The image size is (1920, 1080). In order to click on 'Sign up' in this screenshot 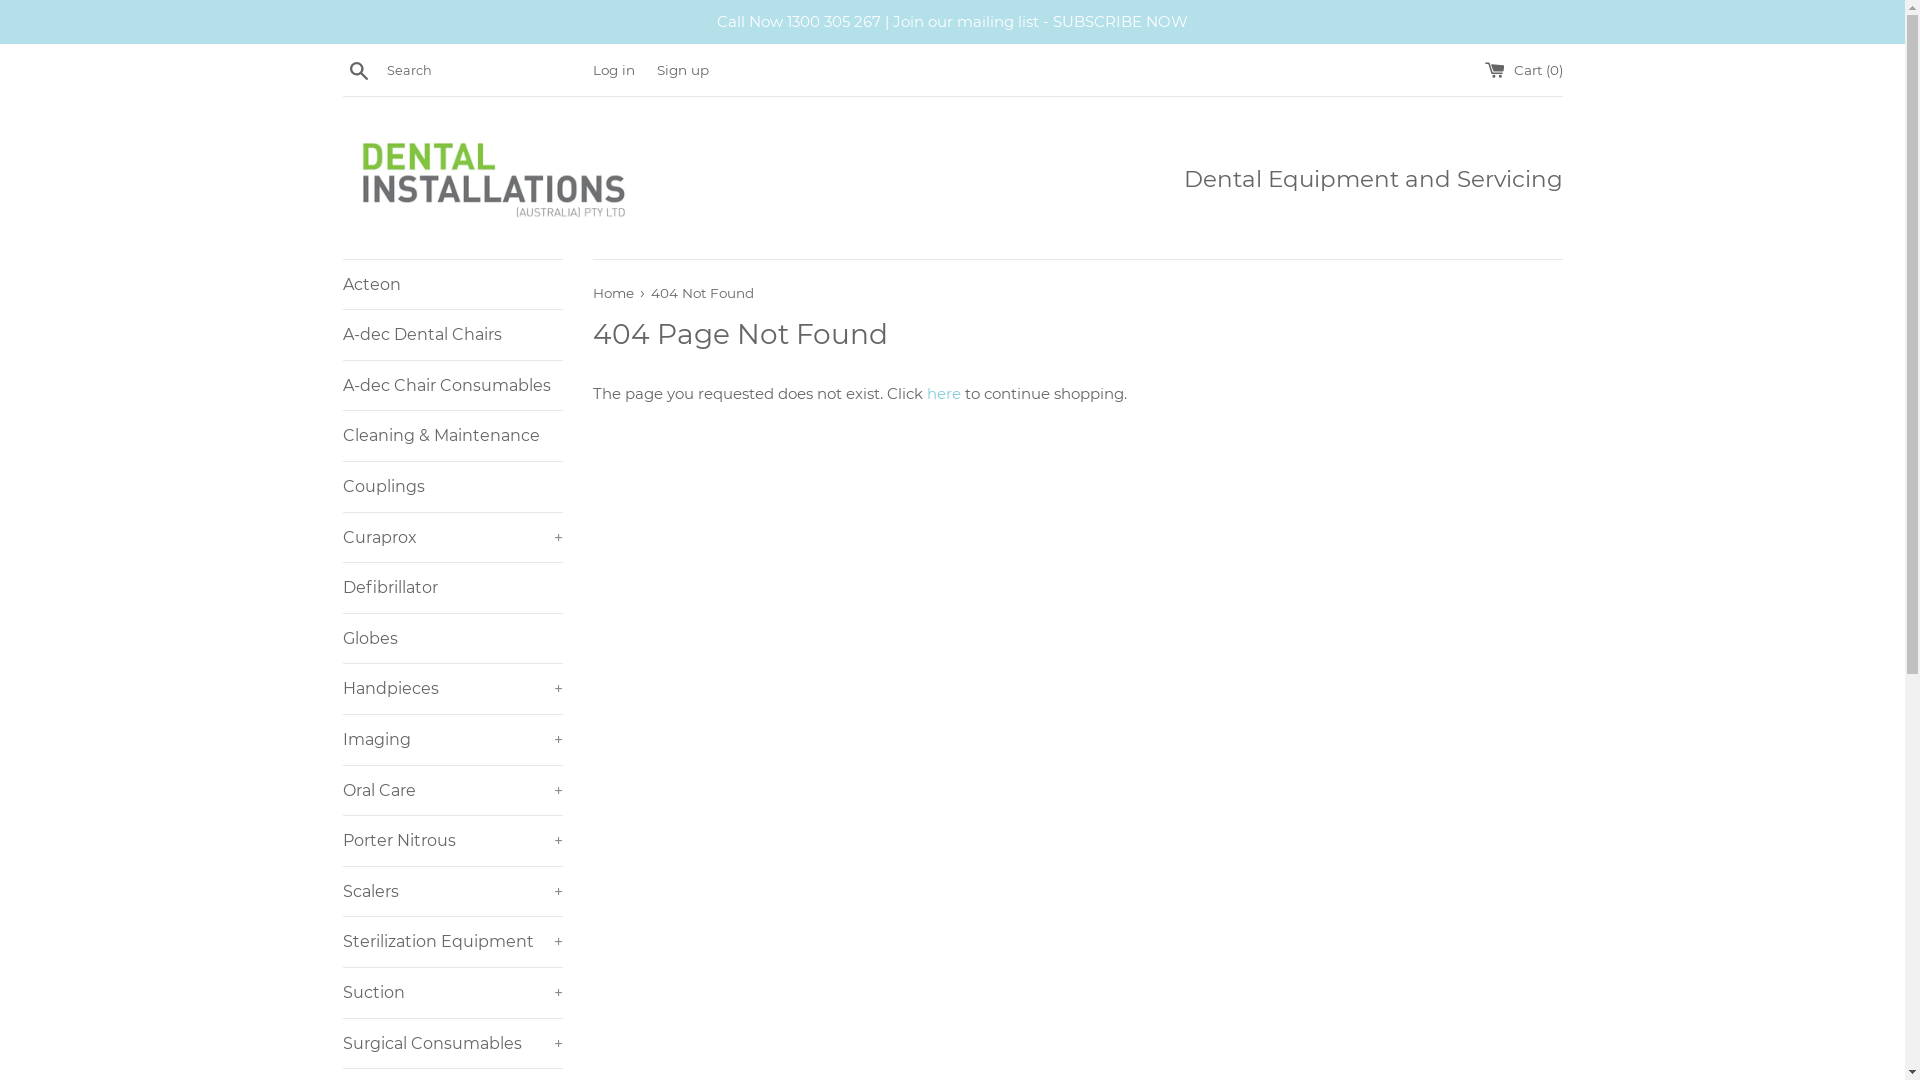, I will do `click(681, 68)`.